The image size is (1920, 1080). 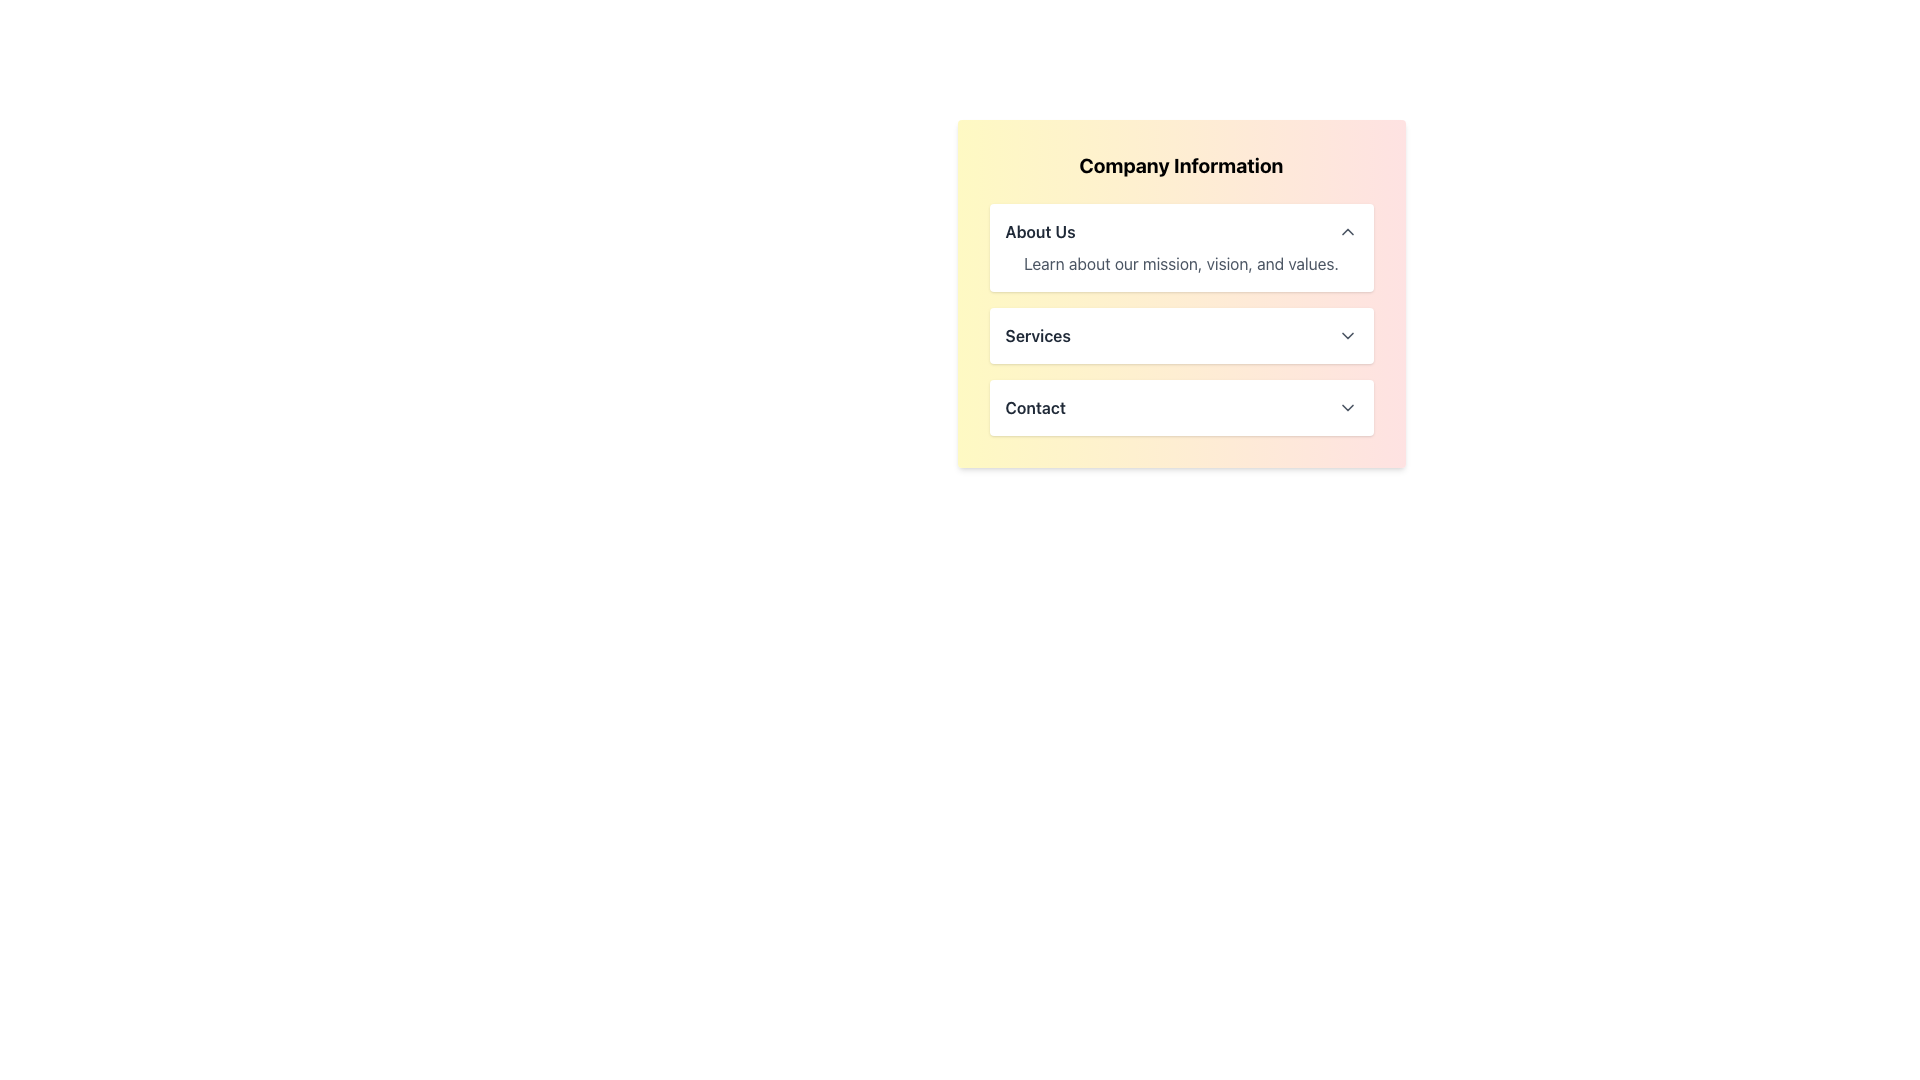 What do you see at coordinates (1347, 334) in the screenshot?
I see `the downward-pointing chevron icon next to the 'Services' text` at bounding box center [1347, 334].